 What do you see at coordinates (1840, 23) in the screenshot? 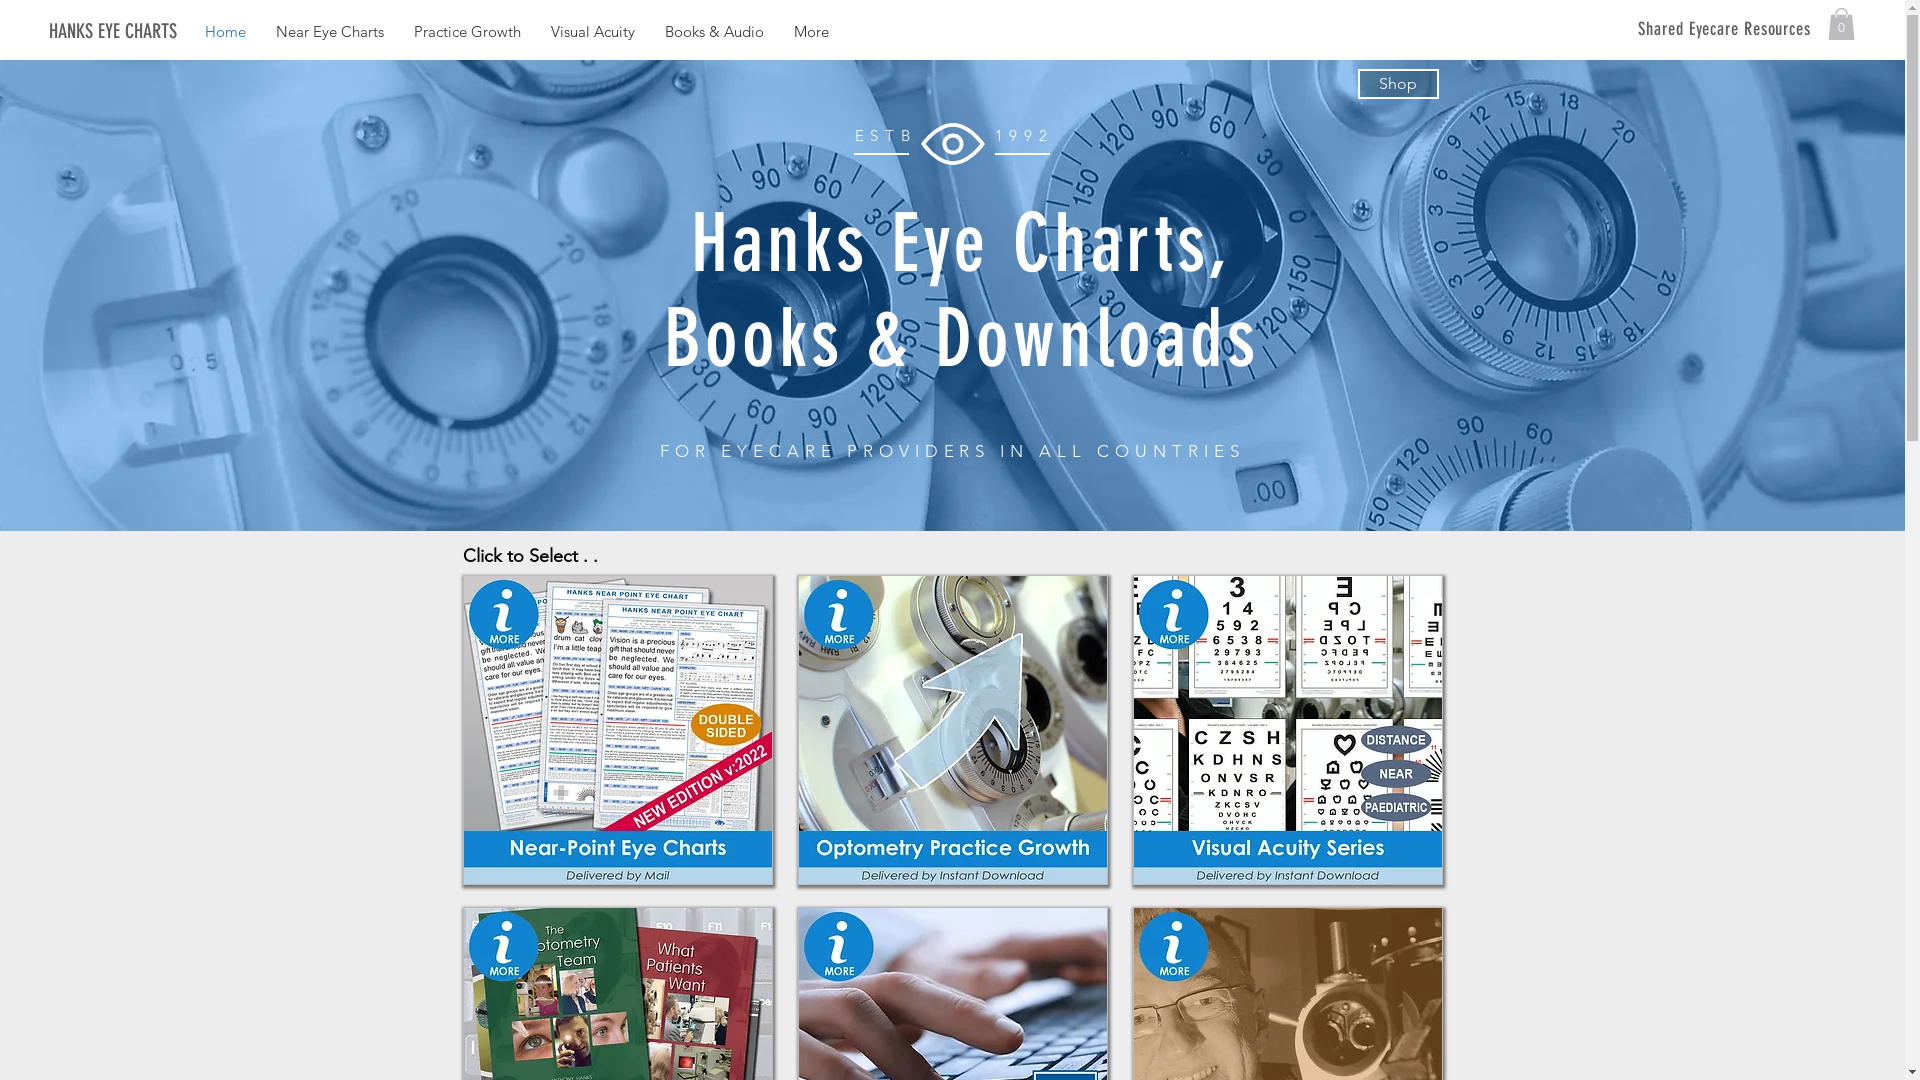
I see `'0'` at bounding box center [1840, 23].